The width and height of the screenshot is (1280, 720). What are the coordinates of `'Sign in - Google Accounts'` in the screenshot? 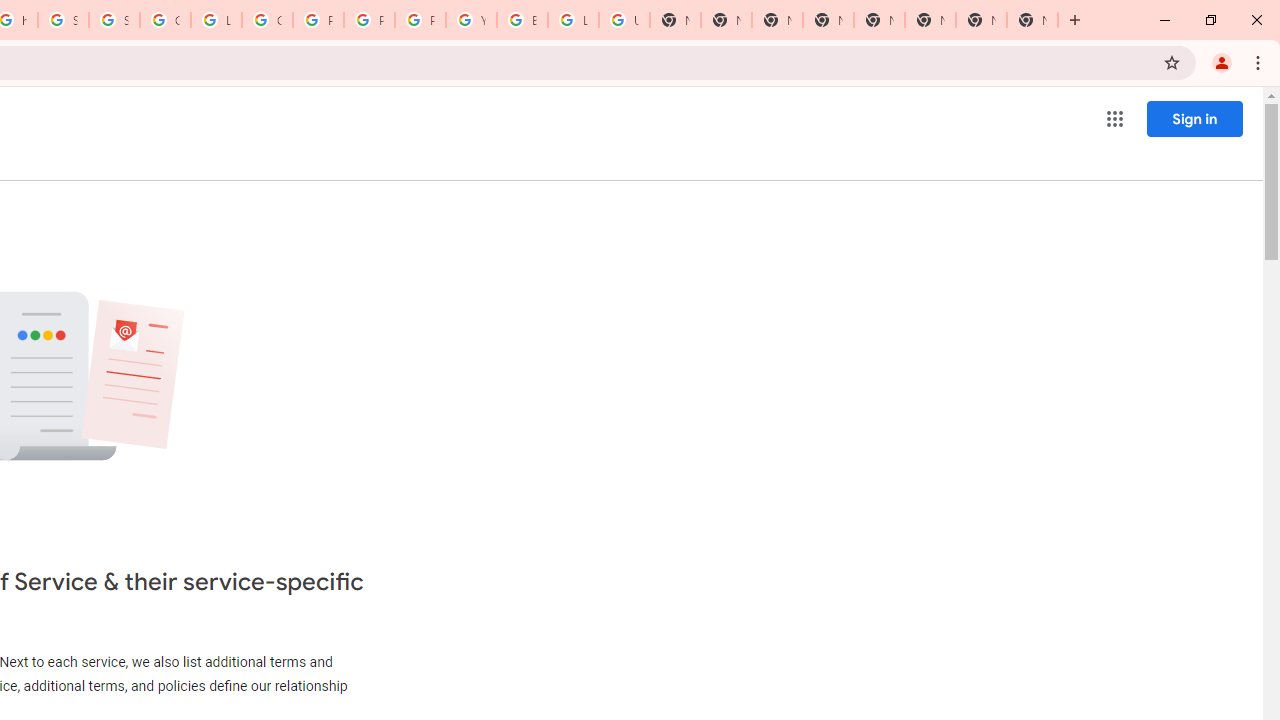 It's located at (64, 20).